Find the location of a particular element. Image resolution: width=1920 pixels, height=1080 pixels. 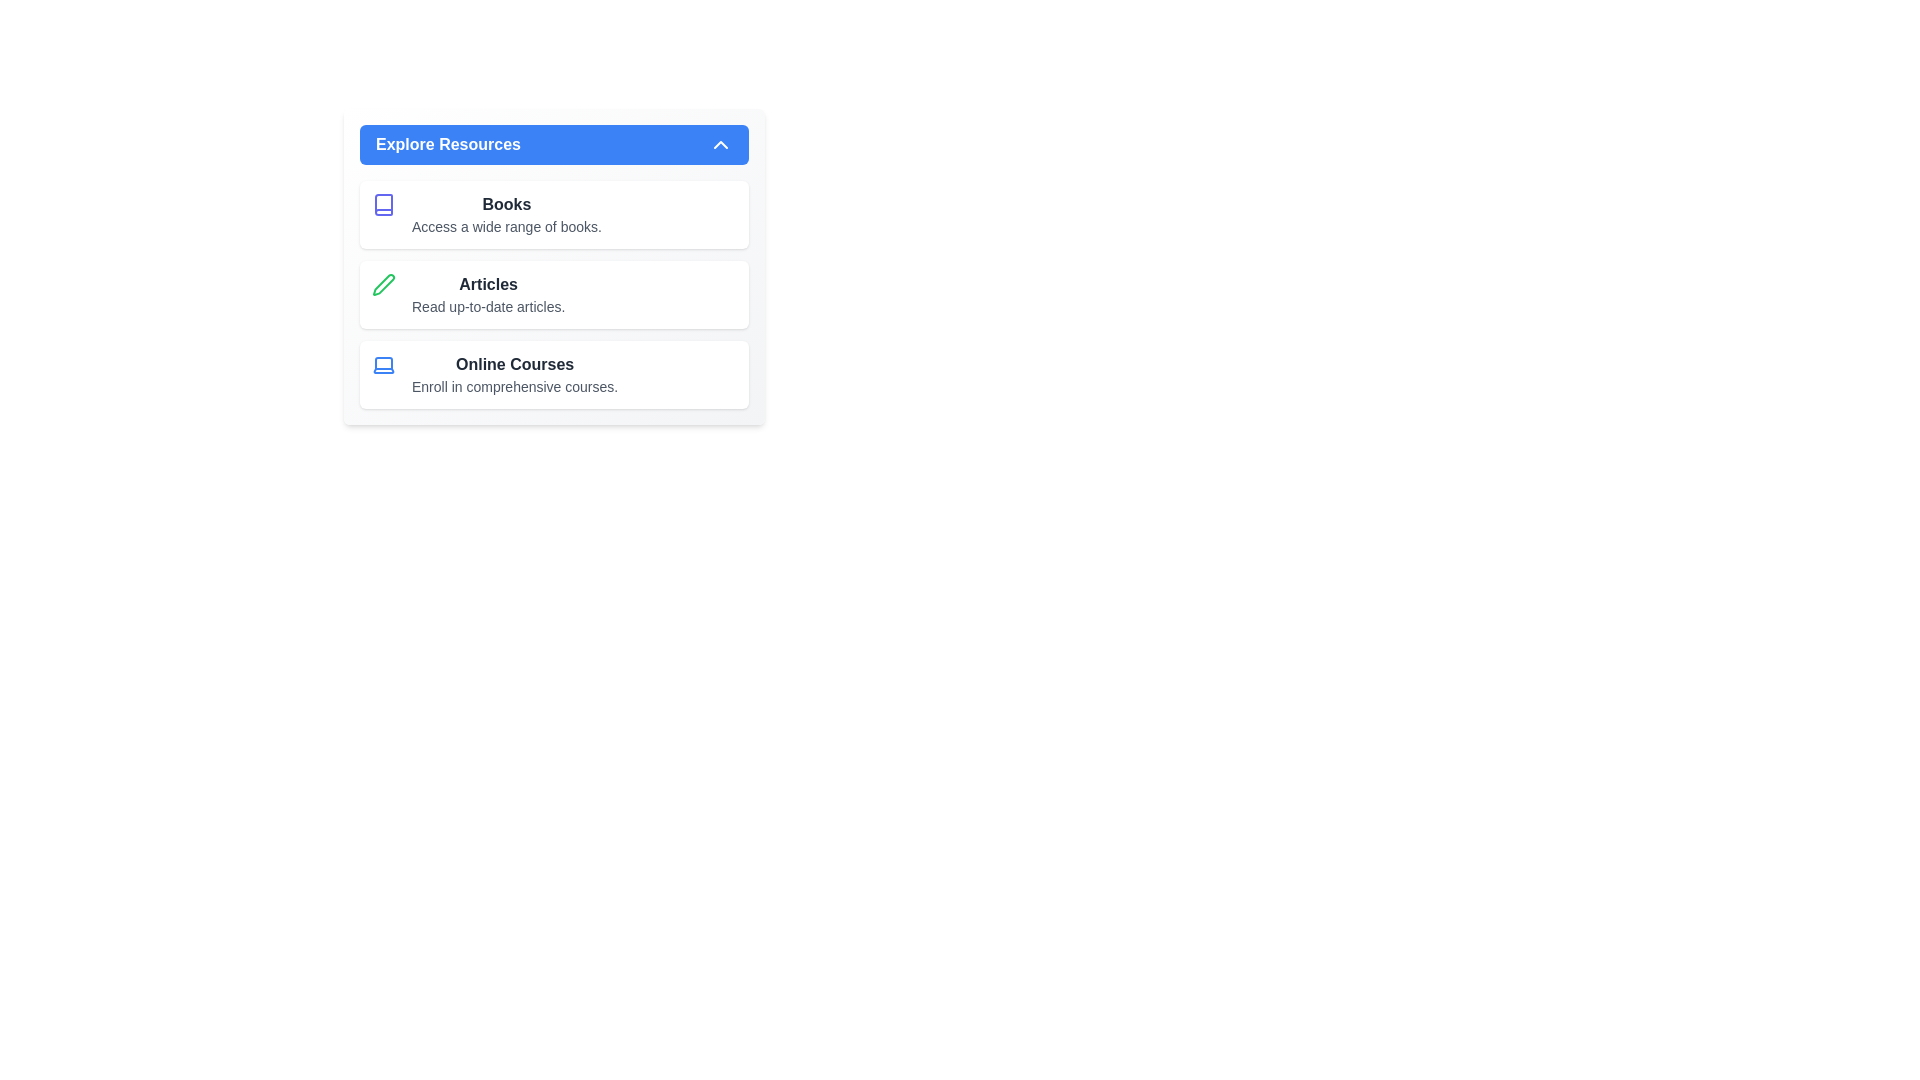

text label indicating the category of resources labeled 'Online Courses', which serves as a heading within a card structure under the 'Explore Resources' section is located at coordinates (515, 365).